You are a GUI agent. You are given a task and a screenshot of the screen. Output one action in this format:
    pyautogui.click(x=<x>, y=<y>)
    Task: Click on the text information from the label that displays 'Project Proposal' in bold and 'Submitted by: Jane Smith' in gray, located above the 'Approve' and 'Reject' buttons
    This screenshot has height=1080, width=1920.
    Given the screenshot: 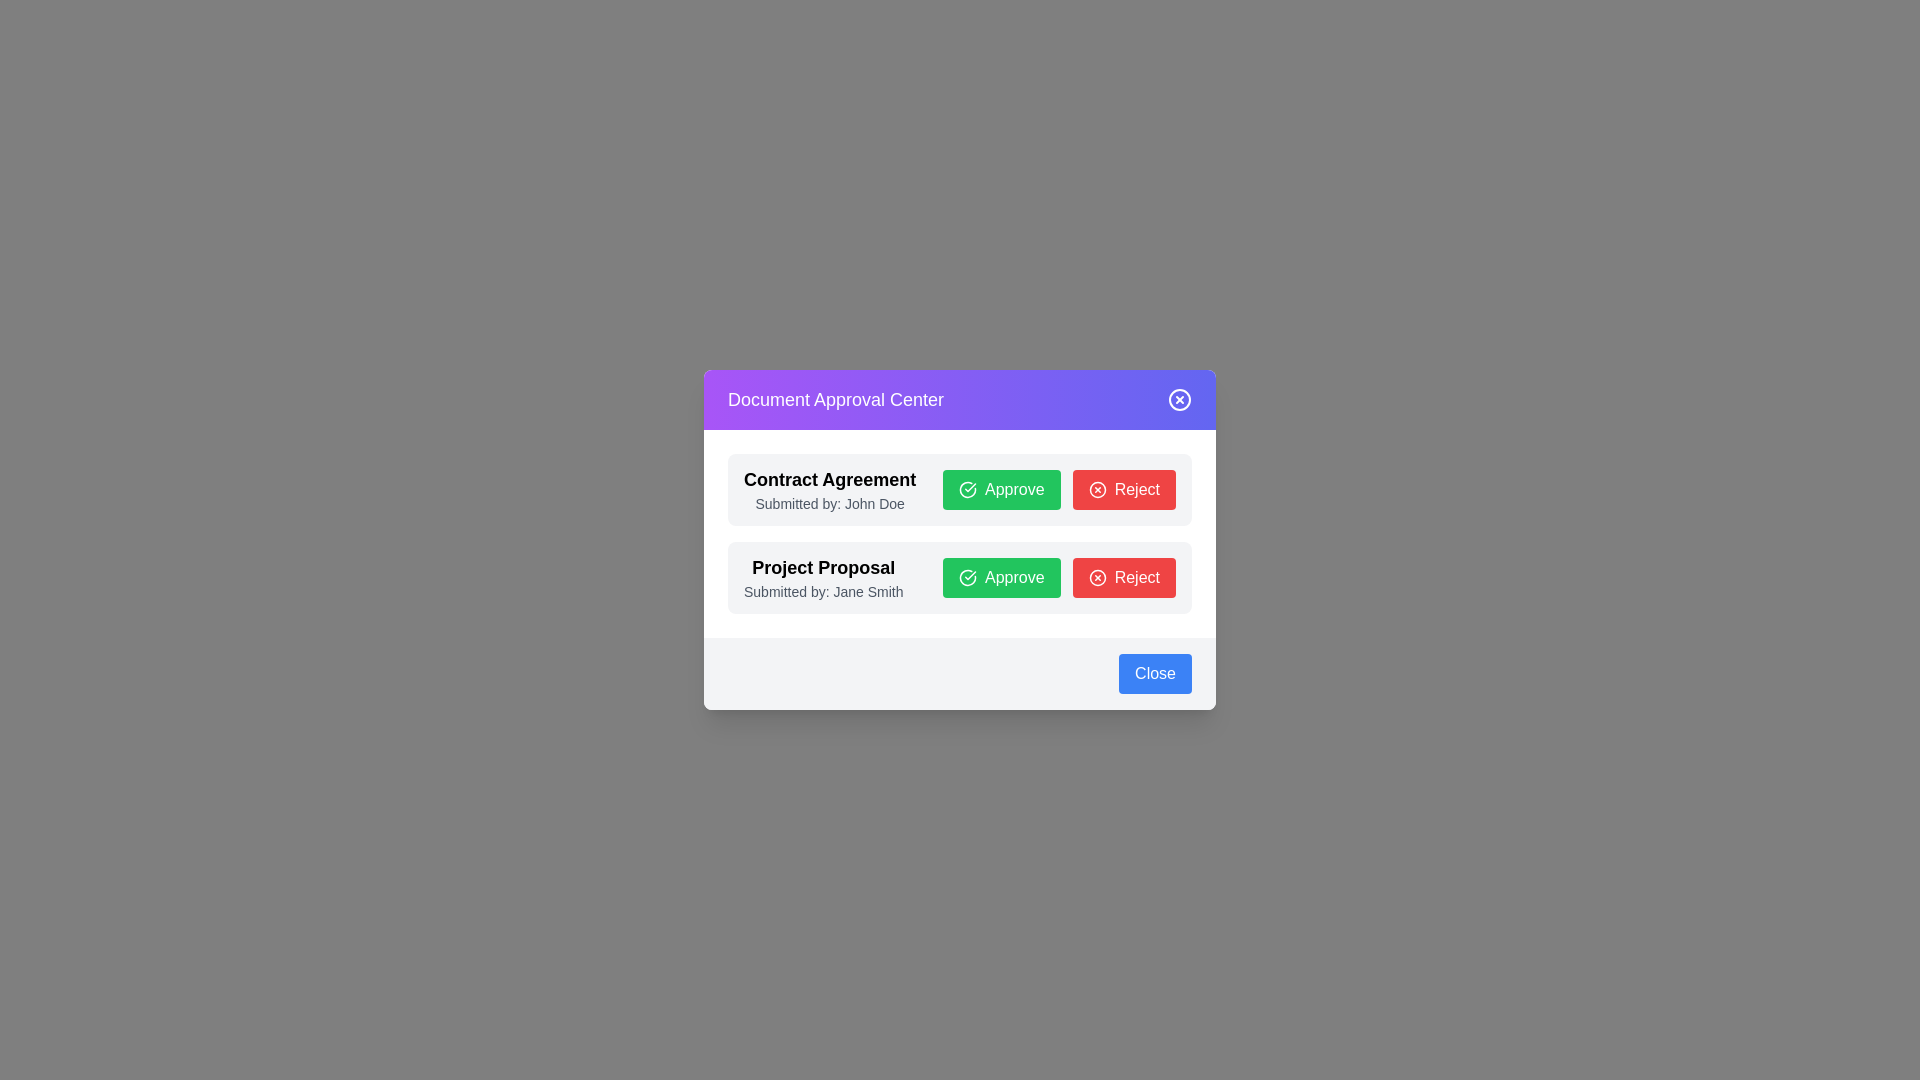 What is the action you would take?
    pyautogui.click(x=823, y=578)
    